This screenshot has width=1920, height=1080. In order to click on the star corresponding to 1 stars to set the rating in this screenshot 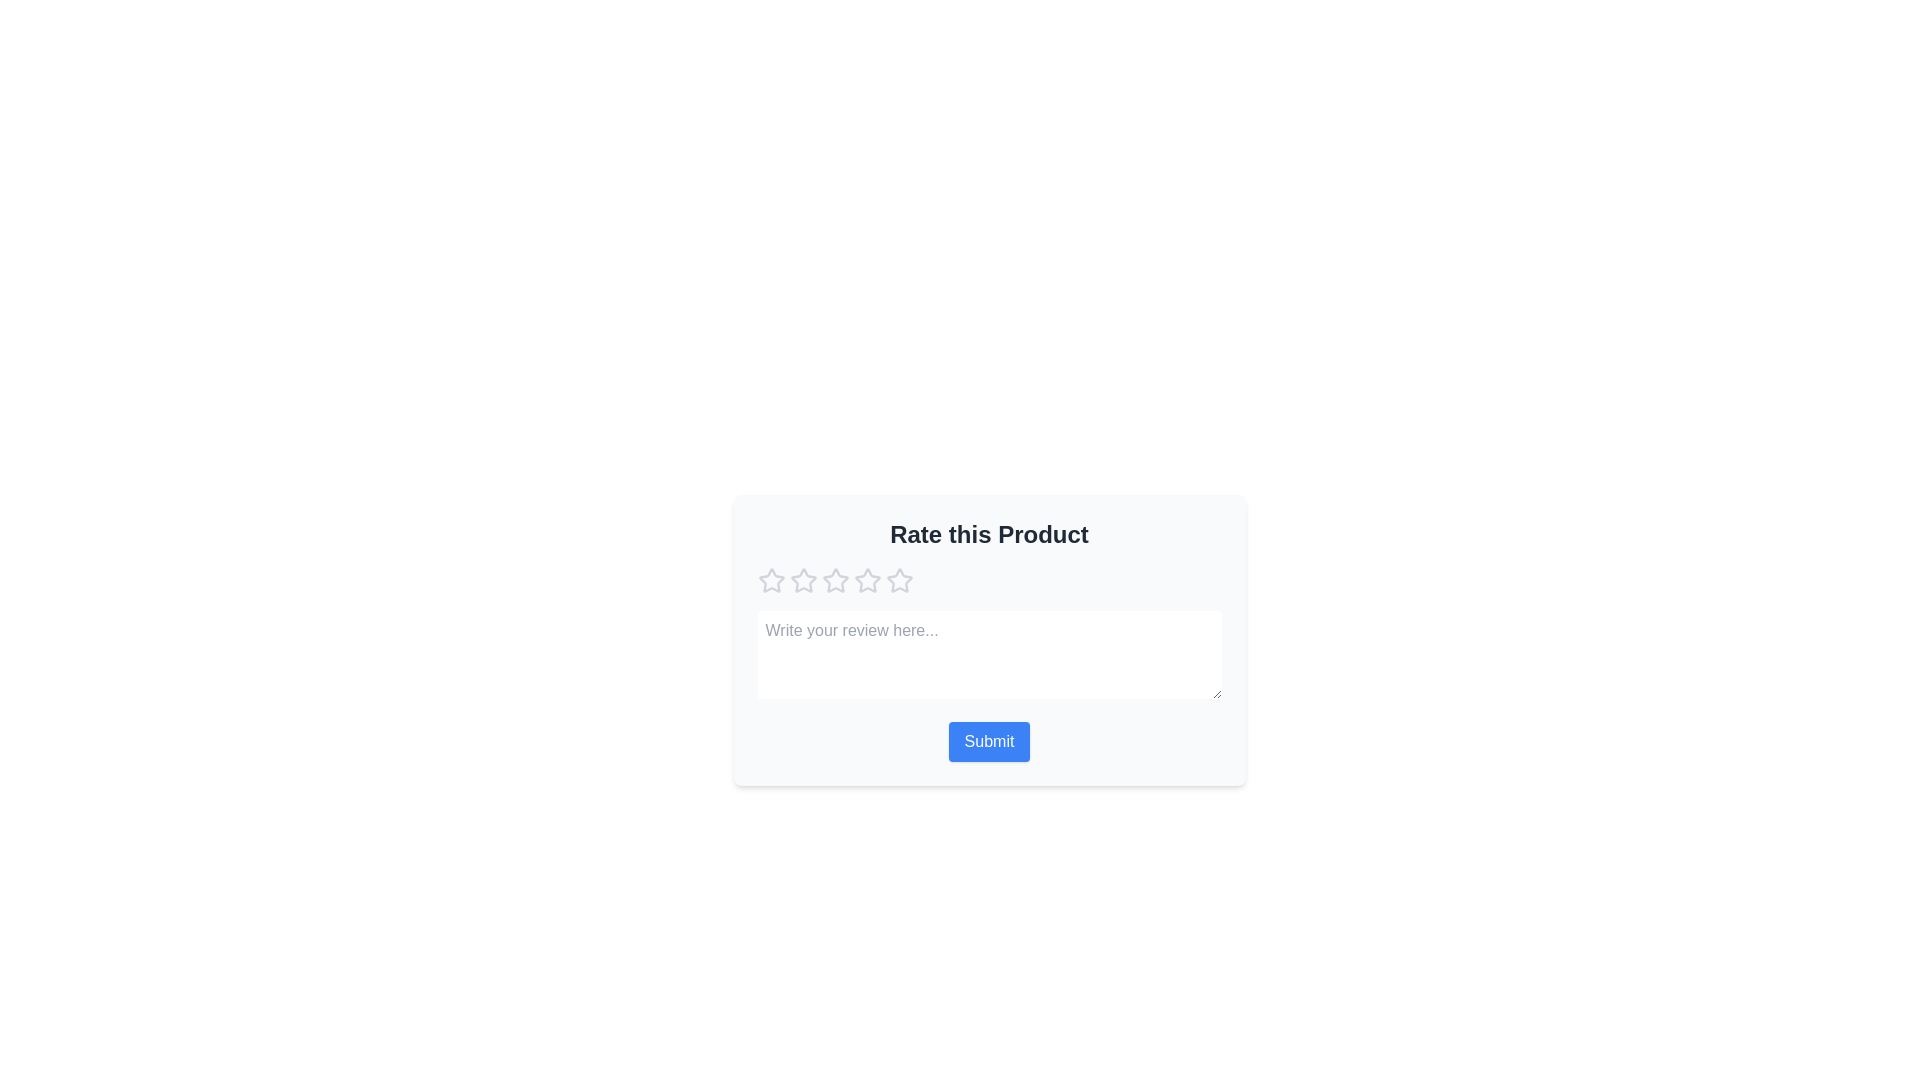, I will do `click(770, 581)`.